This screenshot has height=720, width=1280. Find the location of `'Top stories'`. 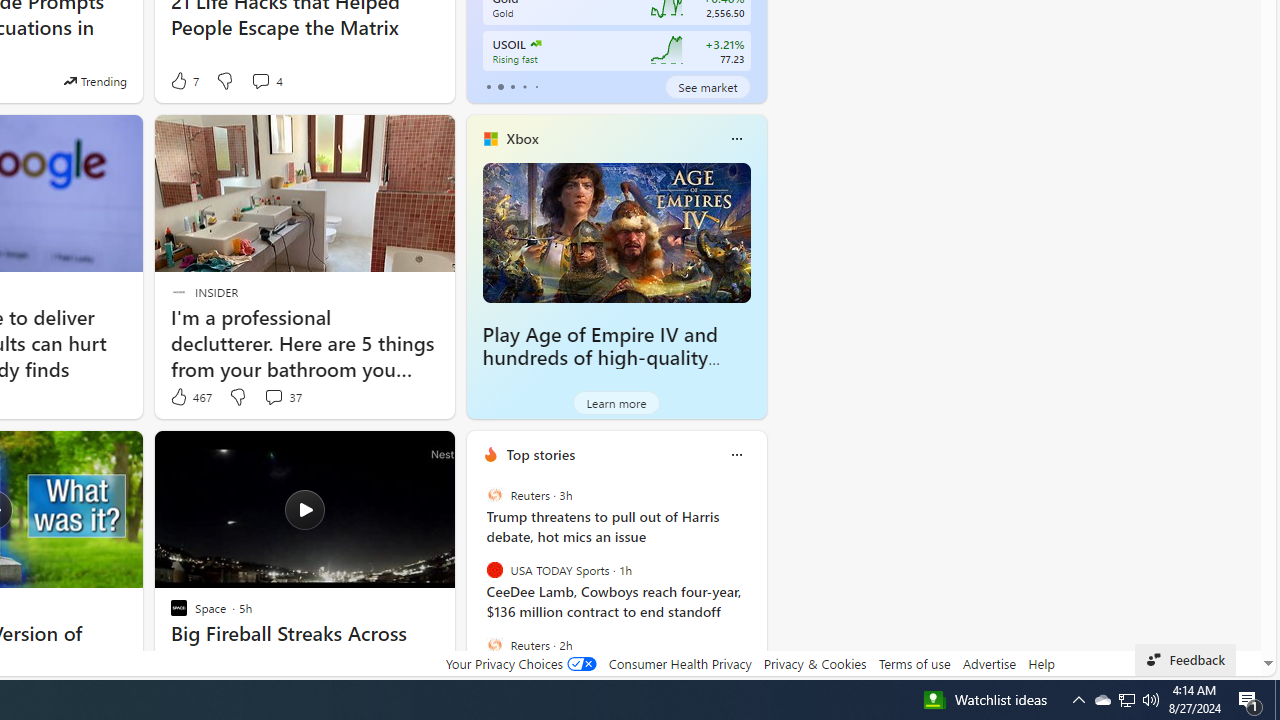

'Top stories' is located at coordinates (540, 454).